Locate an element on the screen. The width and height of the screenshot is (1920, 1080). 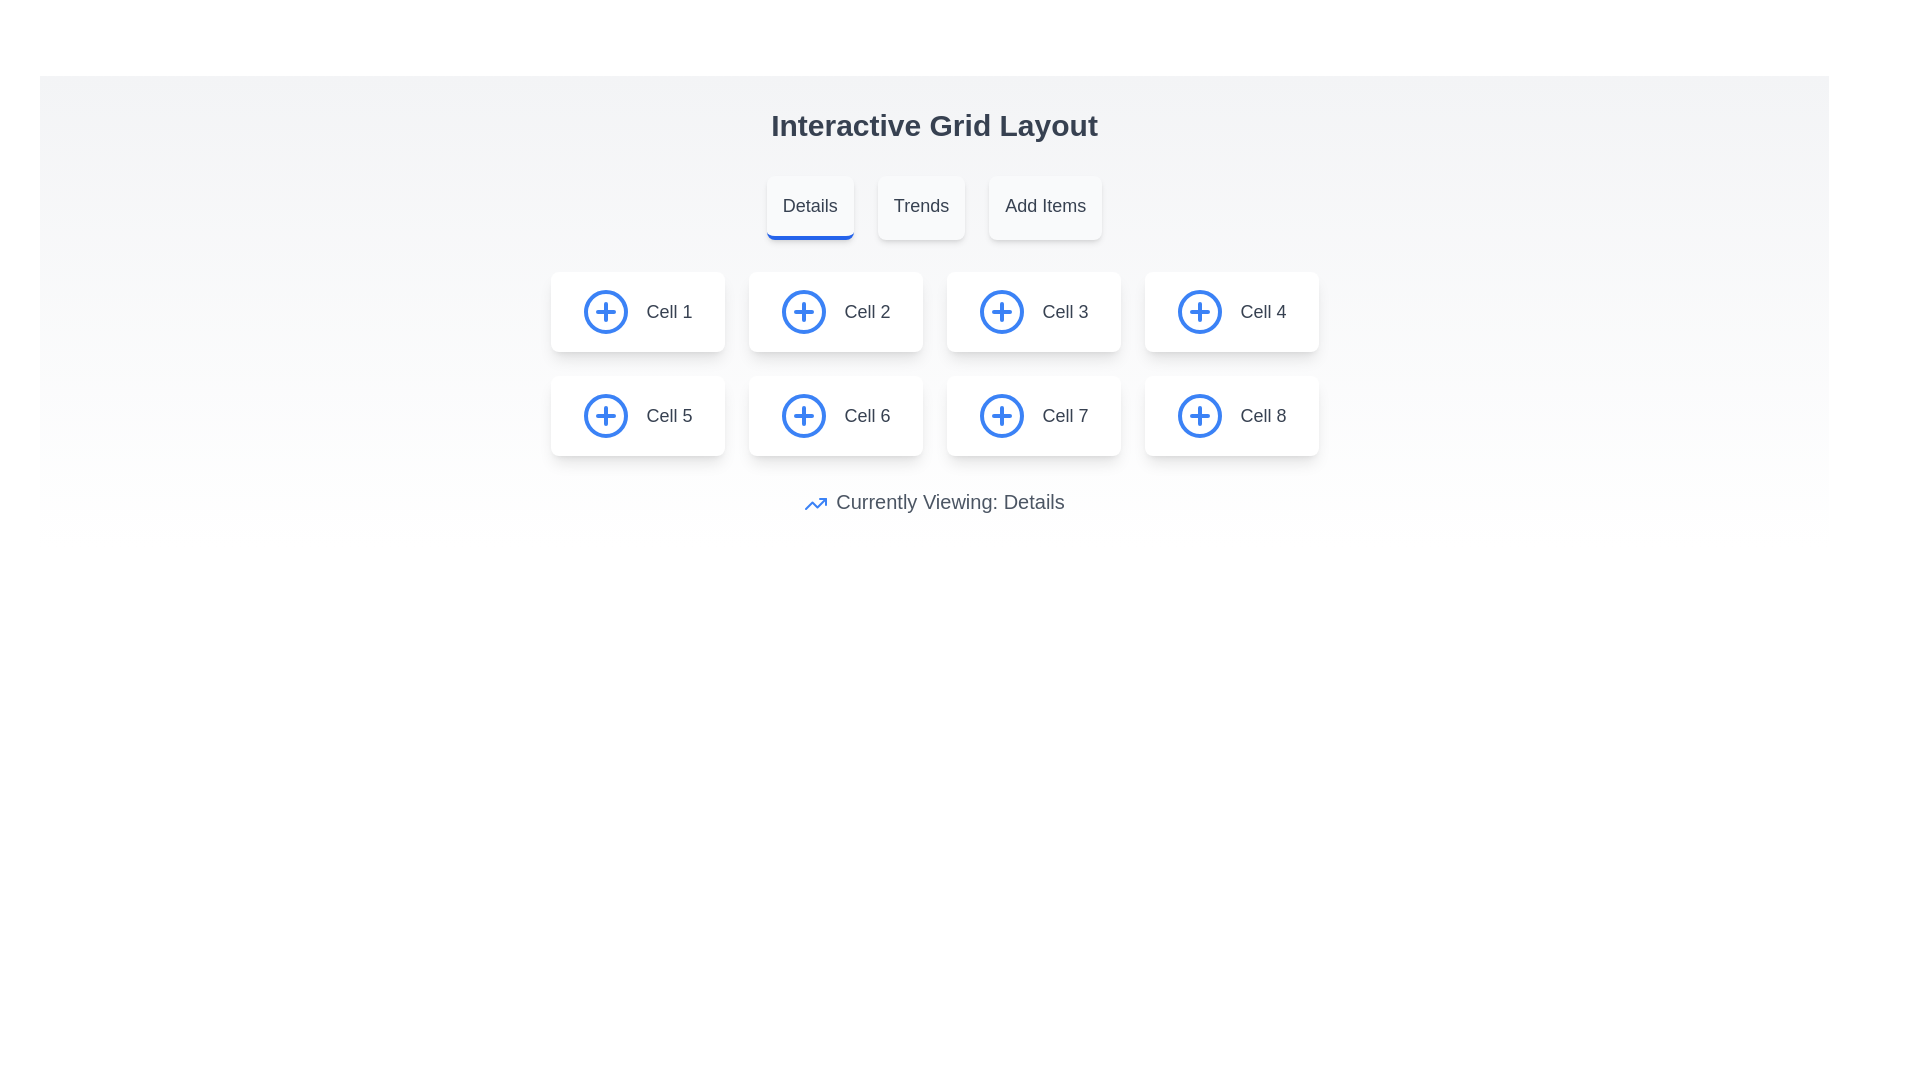
the 'Details' Text Label located at the top-center section of the interface, which is the first in a row of options and indicates the associated section or feature is located at coordinates (810, 205).